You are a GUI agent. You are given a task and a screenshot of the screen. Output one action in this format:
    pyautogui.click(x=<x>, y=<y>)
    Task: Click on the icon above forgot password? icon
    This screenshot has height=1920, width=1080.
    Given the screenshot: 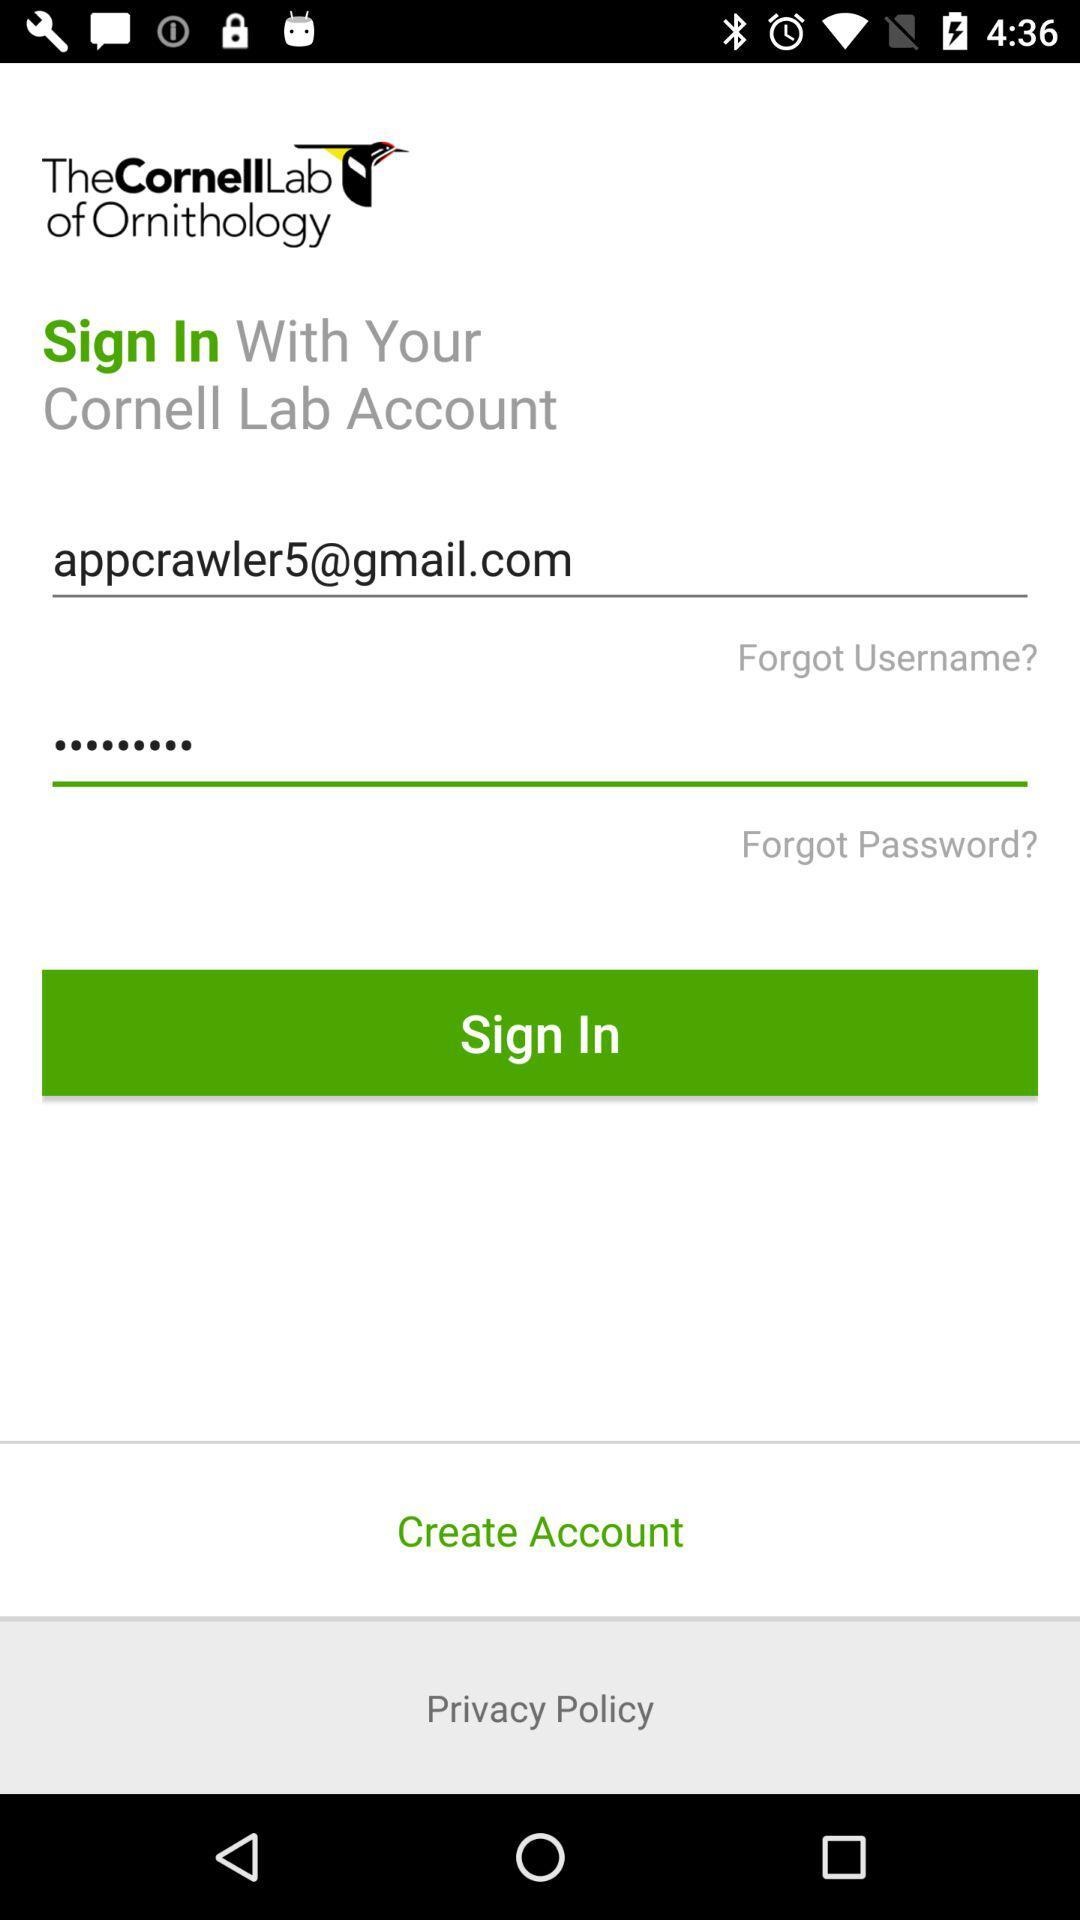 What is the action you would take?
    pyautogui.click(x=540, y=744)
    